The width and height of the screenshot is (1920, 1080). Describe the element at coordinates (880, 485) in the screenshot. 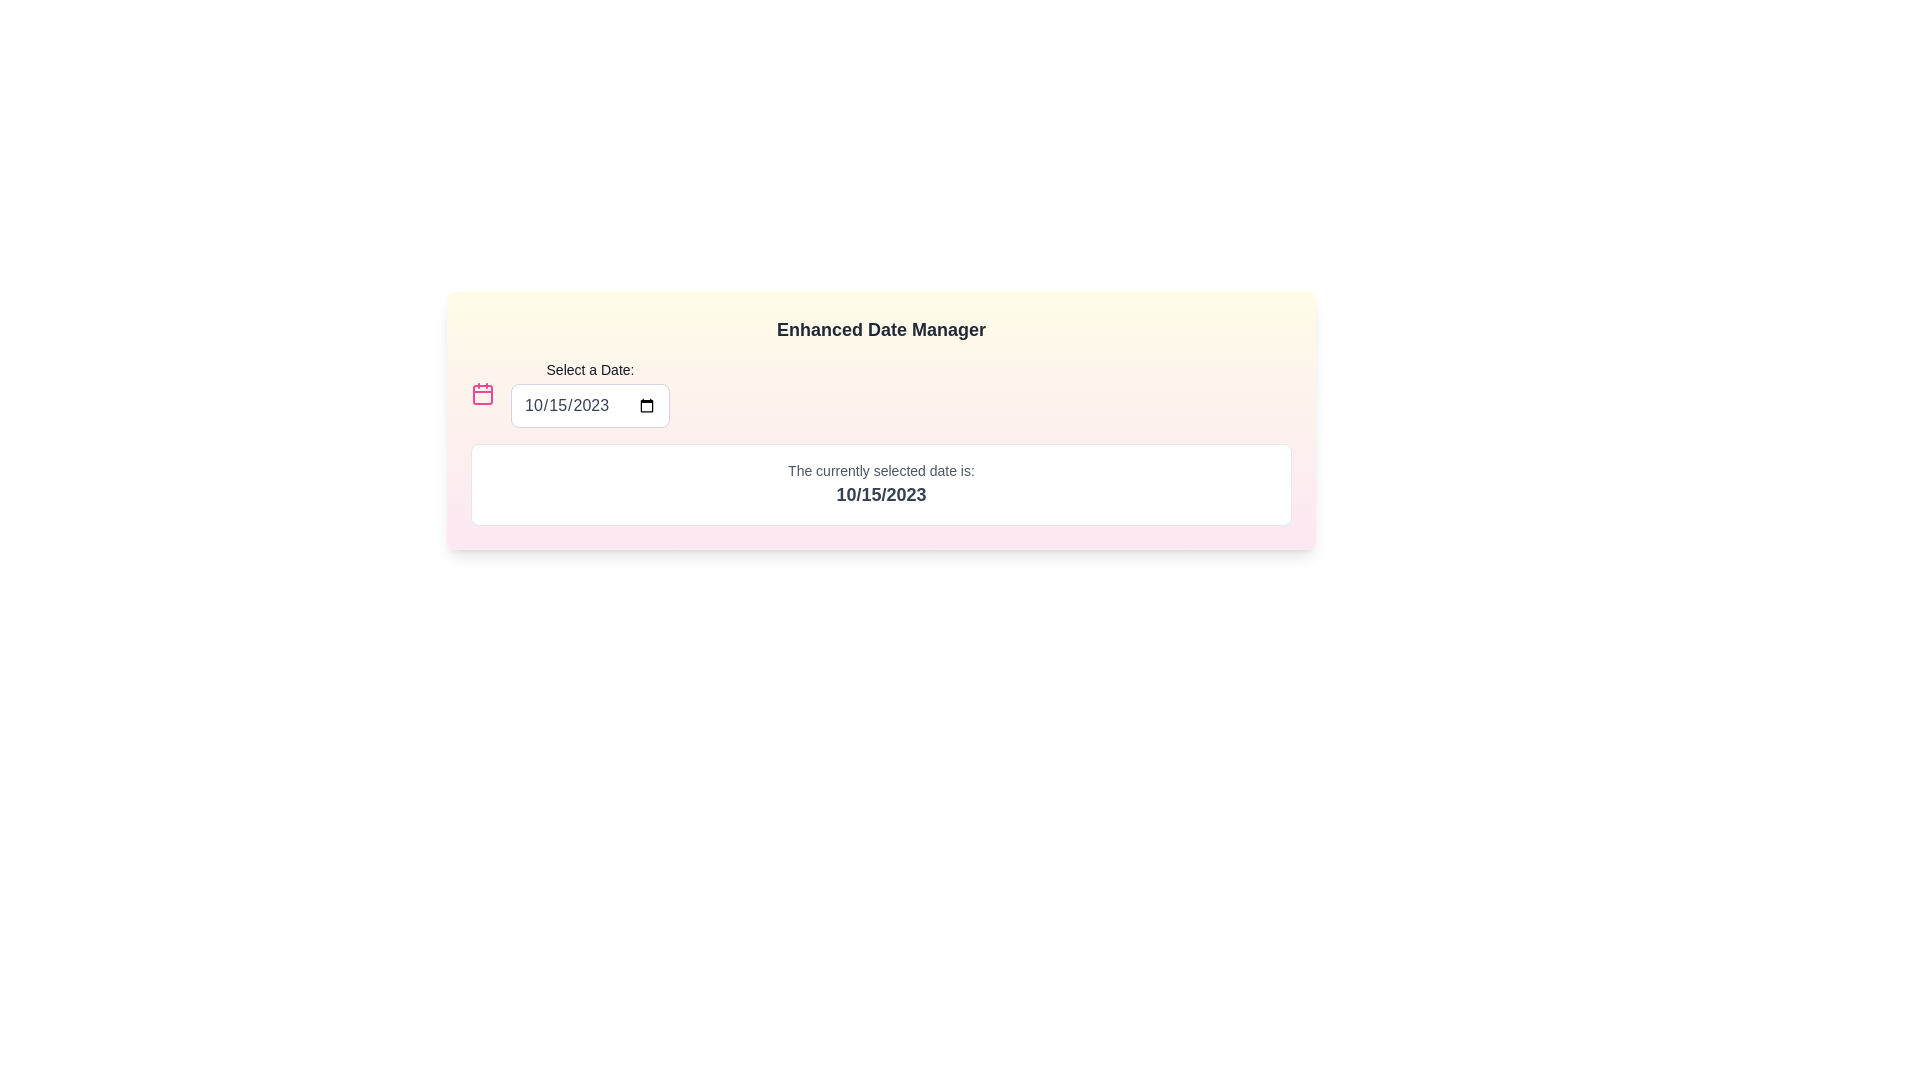

I see `the Display Box that shows the currently selected date, located at the bottom of the 'Enhanced Date Manager' card, beneath the date selection input field` at that location.